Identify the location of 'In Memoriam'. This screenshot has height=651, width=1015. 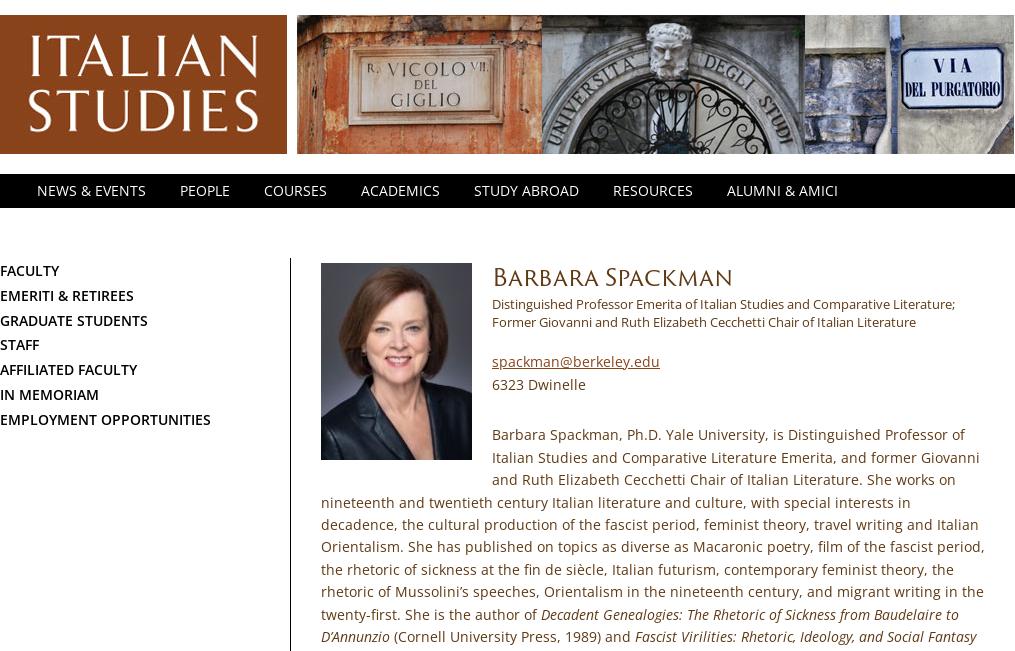
(0, 392).